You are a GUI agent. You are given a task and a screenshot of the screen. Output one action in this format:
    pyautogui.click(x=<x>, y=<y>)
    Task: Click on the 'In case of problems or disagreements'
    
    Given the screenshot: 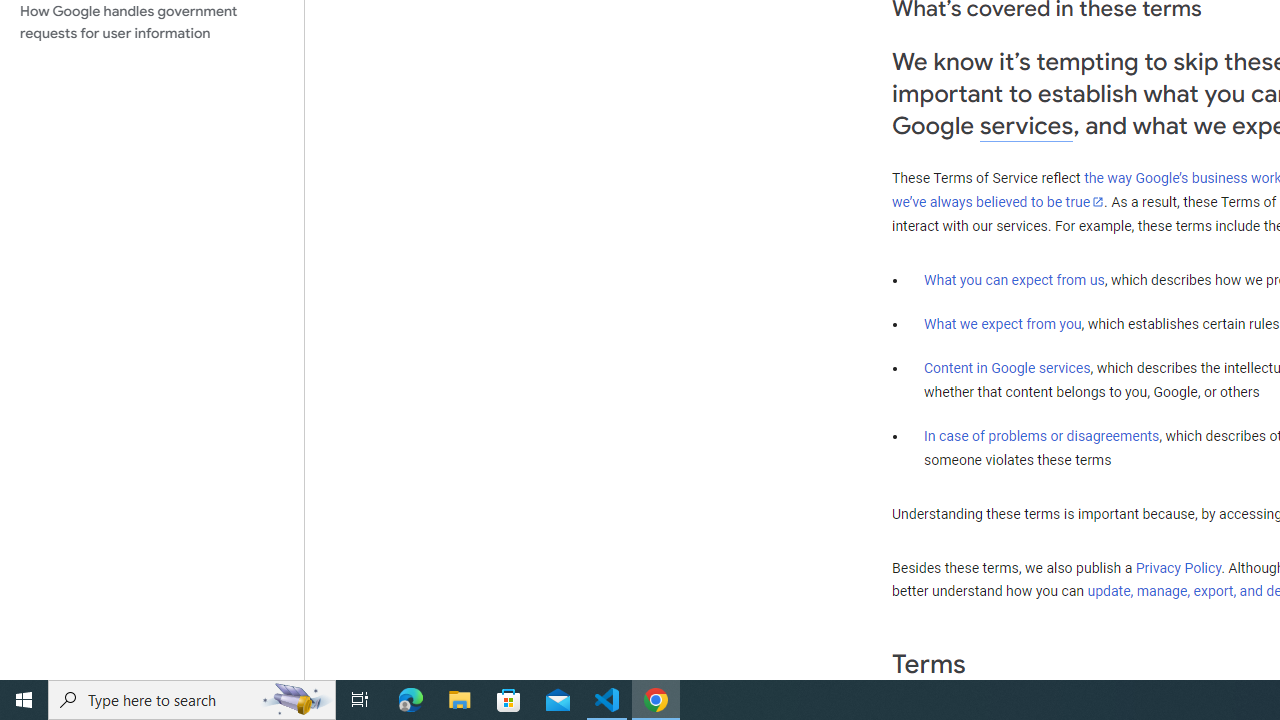 What is the action you would take?
    pyautogui.click(x=1040, y=434)
    